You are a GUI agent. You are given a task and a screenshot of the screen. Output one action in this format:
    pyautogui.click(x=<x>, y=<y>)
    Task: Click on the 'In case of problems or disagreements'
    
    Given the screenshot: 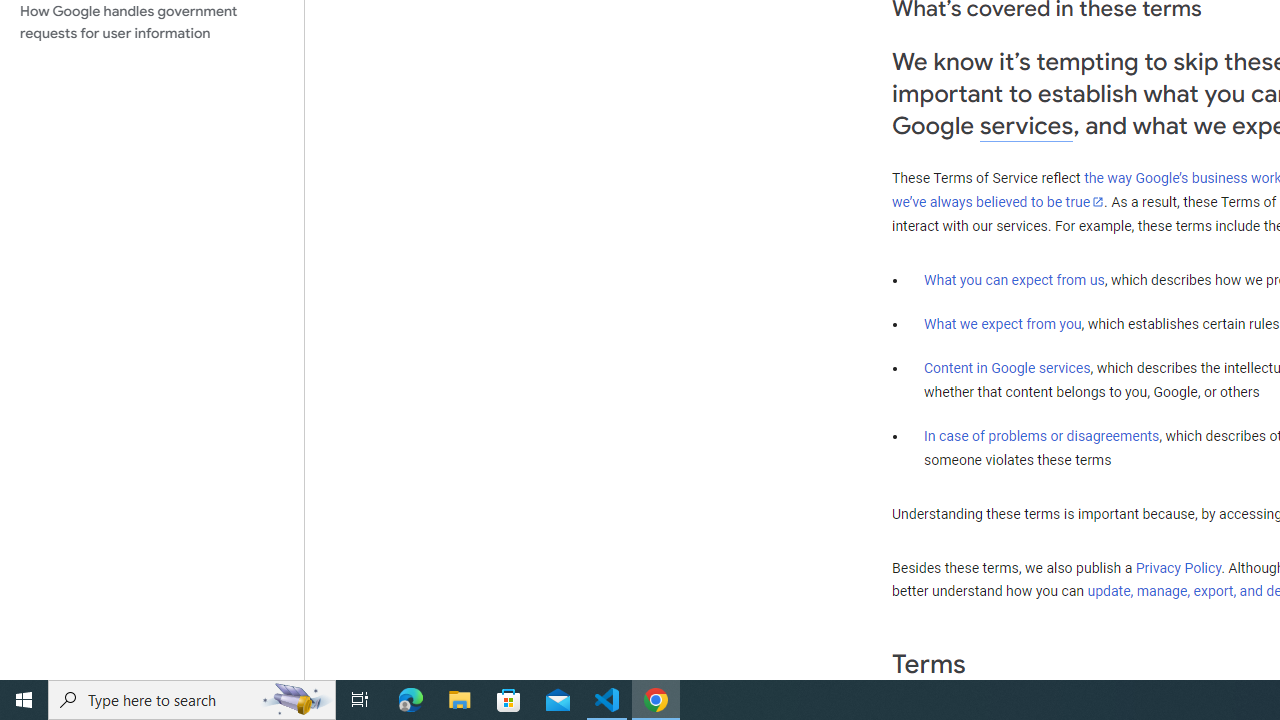 What is the action you would take?
    pyautogui.click(x=1040, y=434)
    